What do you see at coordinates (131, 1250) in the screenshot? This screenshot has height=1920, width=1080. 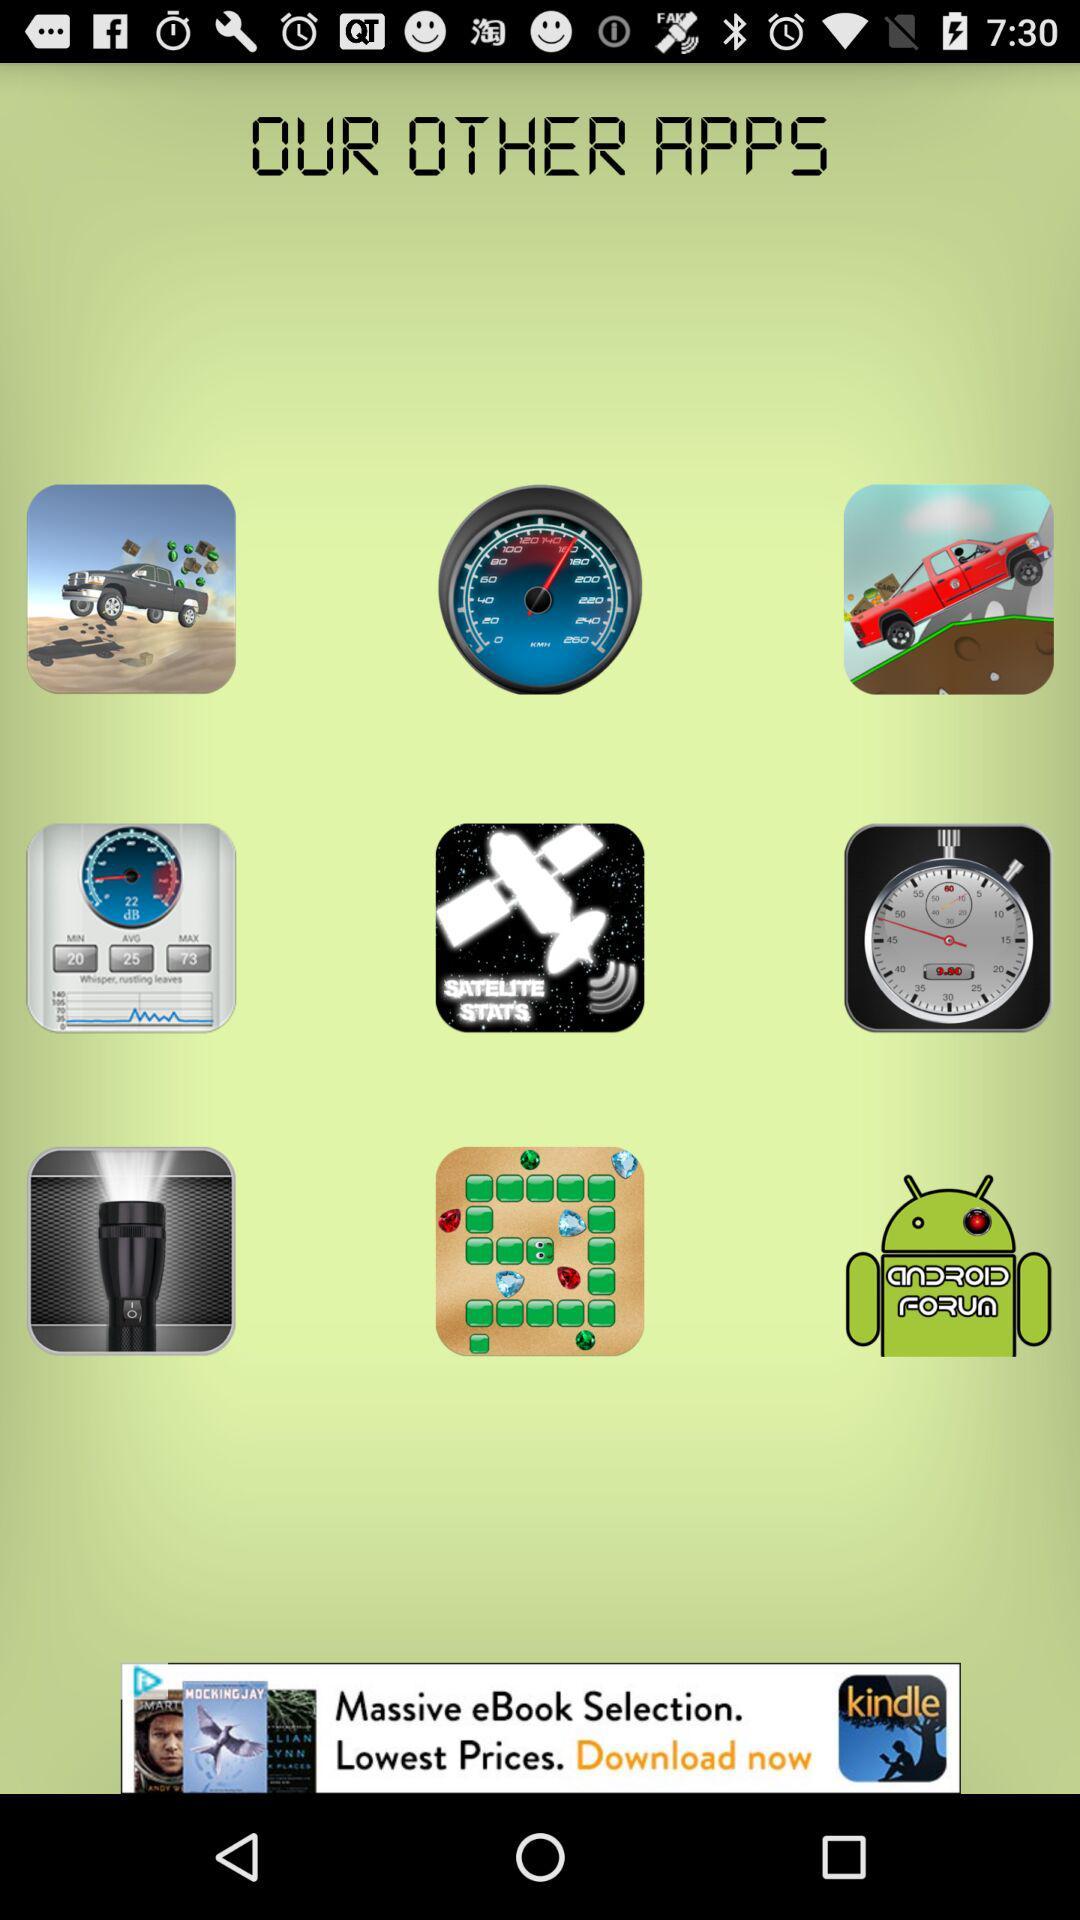 I see `find new apps` at bounding box center [131, 1250].